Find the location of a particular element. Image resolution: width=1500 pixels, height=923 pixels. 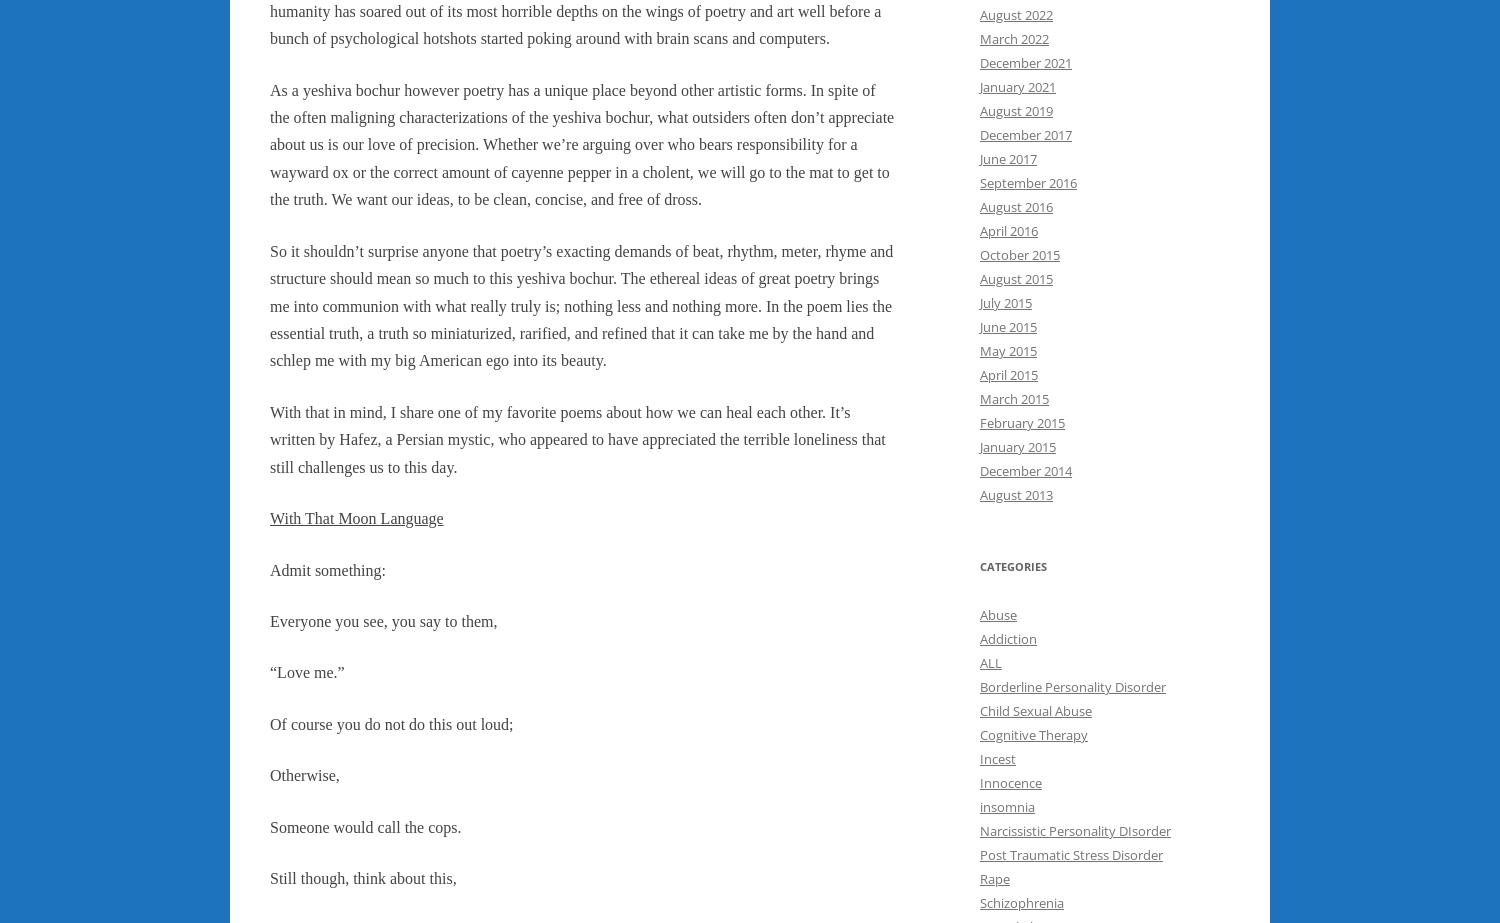

'December 2014' is located at coordinates (978, 470).